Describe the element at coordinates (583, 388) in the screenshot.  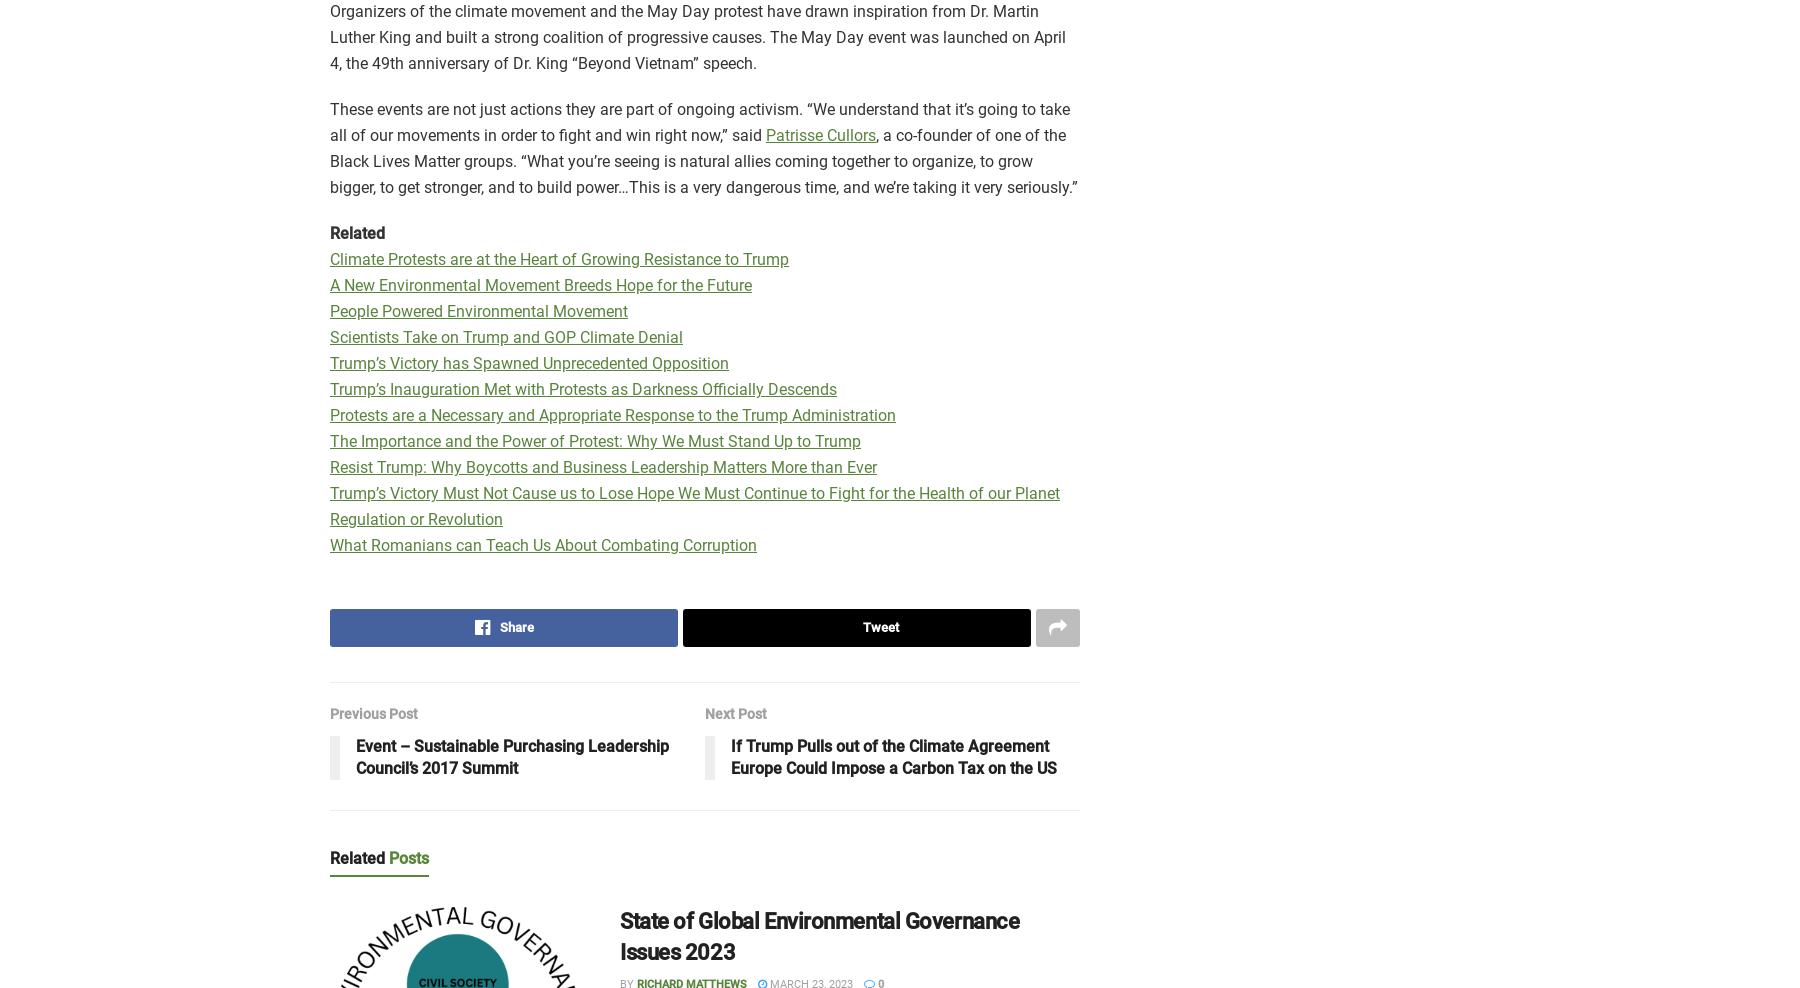
I see `'Trump’s Inauguration Met with Protests as Darkness Officially Descends'` at that location.